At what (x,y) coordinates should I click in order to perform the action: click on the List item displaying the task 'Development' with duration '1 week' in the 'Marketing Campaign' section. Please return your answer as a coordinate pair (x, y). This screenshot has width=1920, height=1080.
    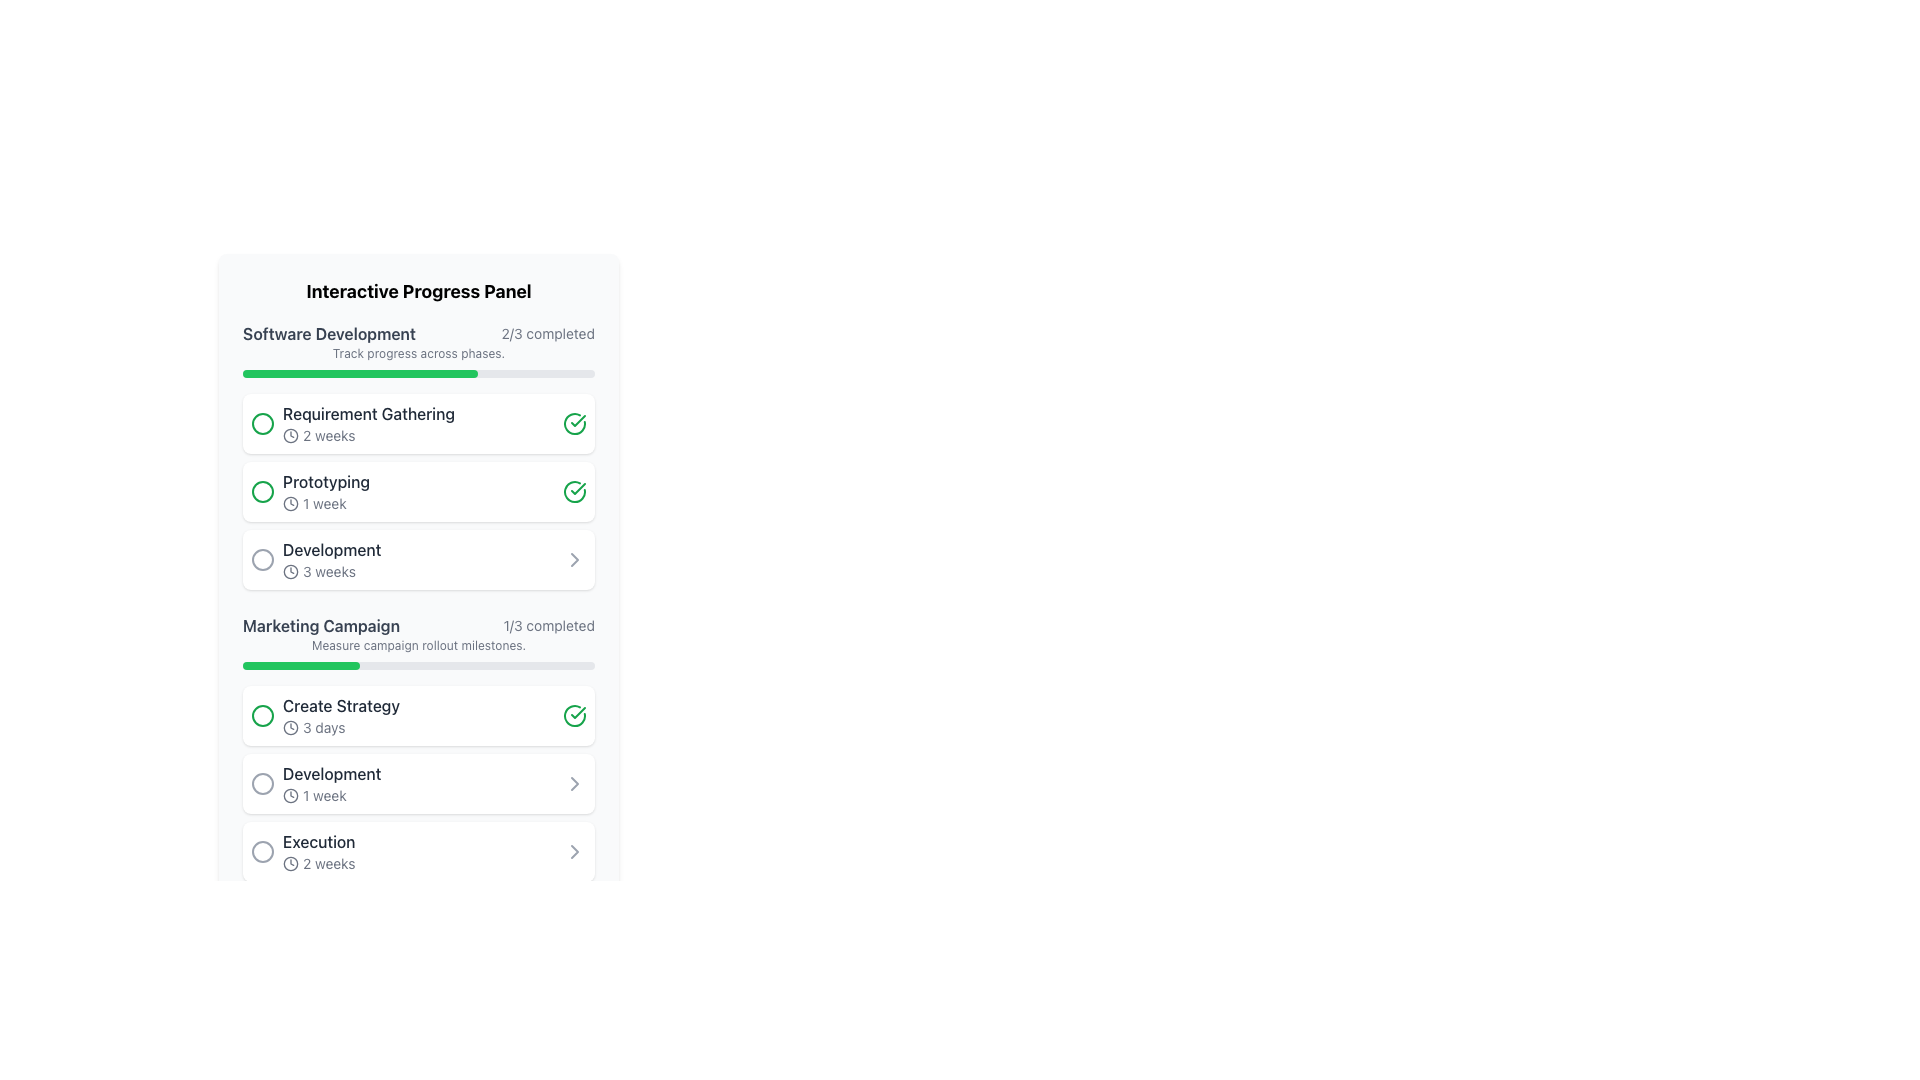
    Looking at the image, I should click on (332, 782).